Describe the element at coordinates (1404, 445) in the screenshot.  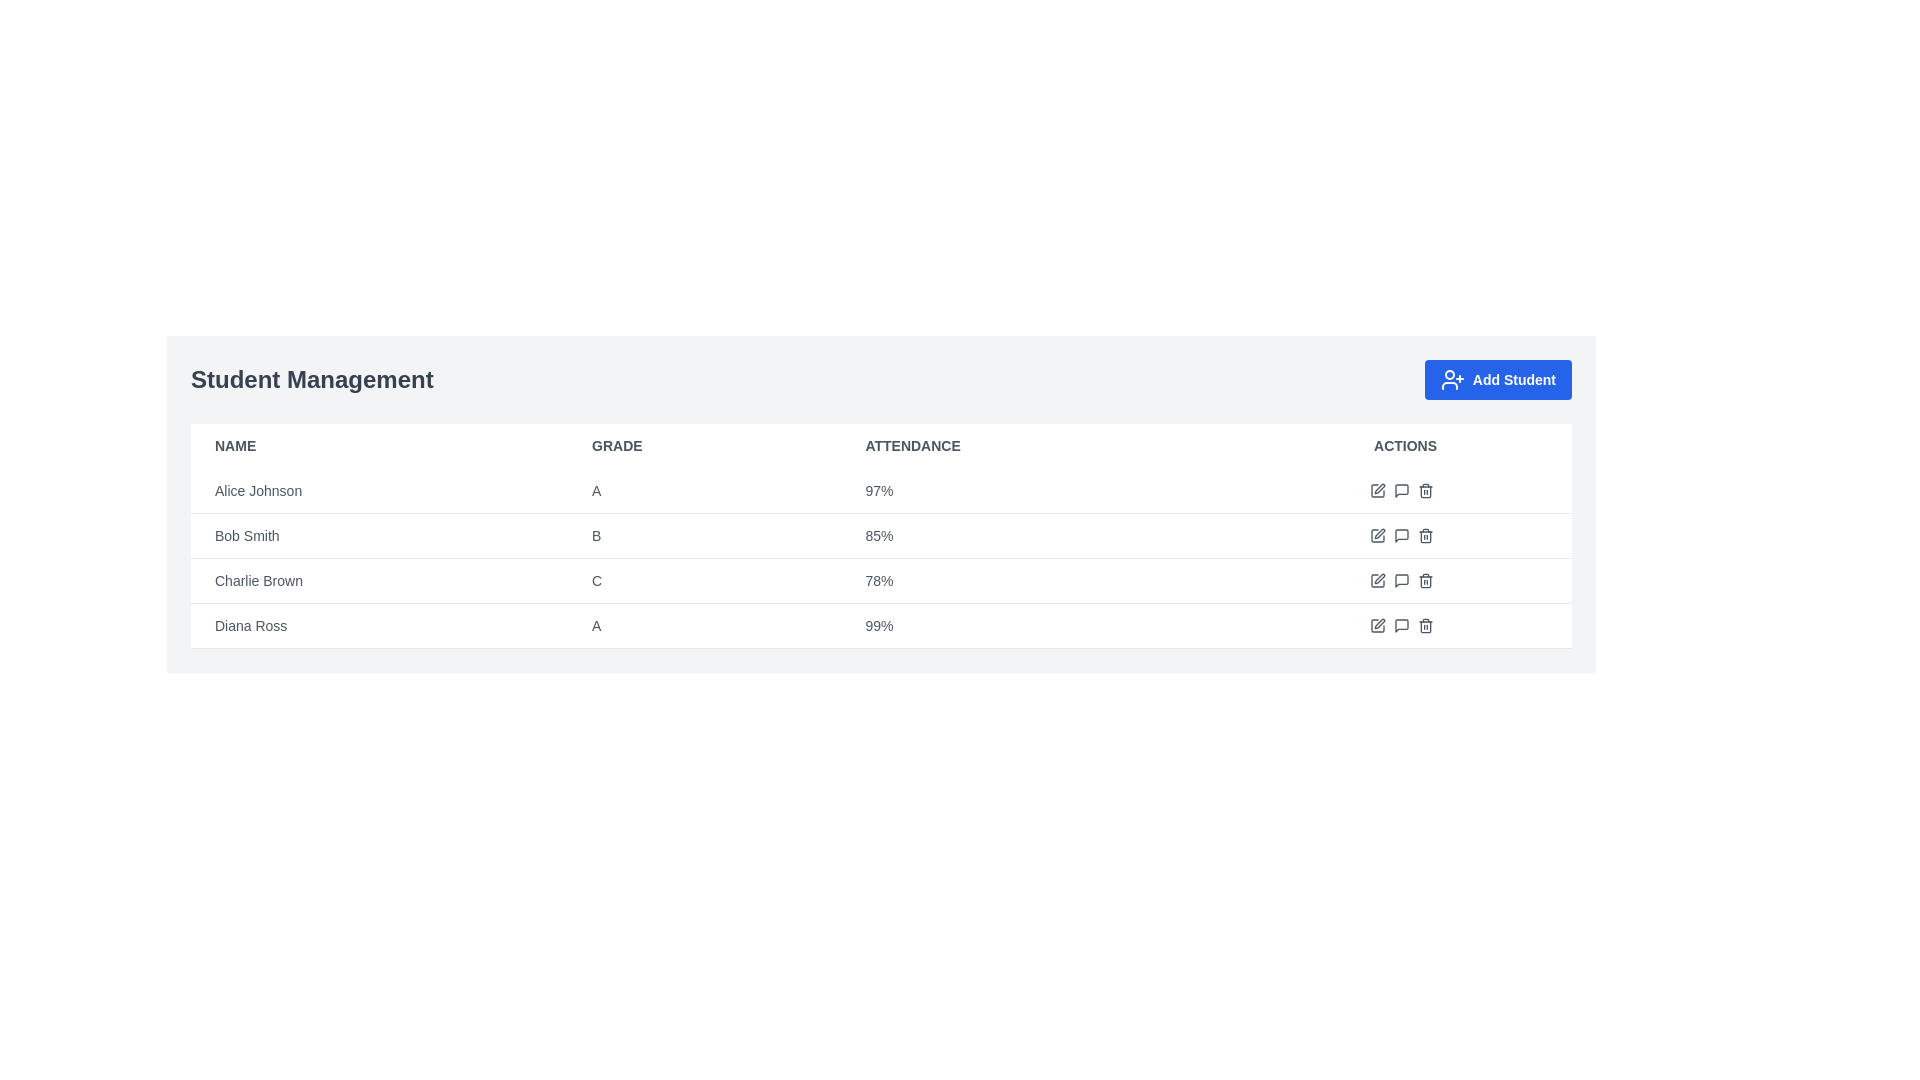
I see `text of the 'Actions' column header cell, which is the fourth header in the table located at the rightmost side after the 'Attendance' header` at that location.